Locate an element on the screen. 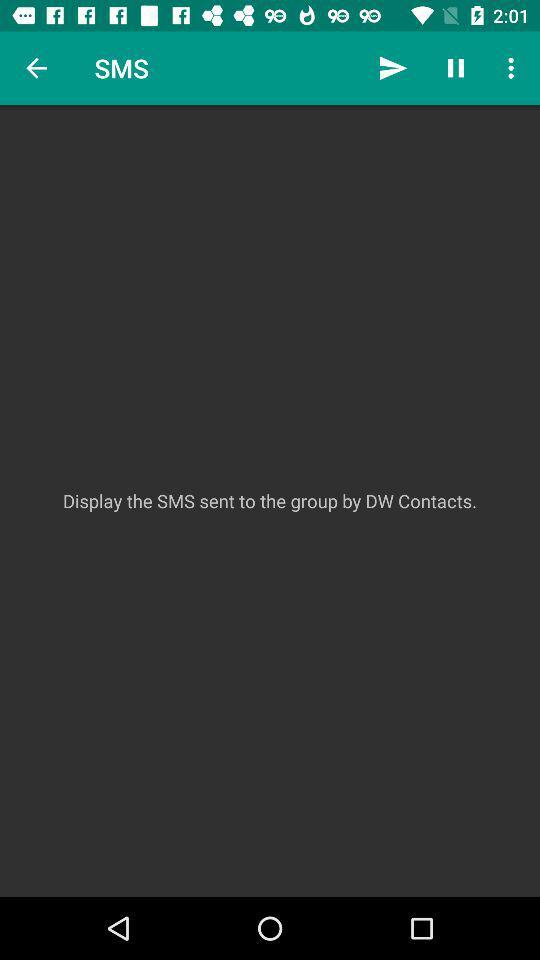 Image resolution: width=540 pixels, height=960 pixels. icon above the display the sms is located at coordinates (513, 68).